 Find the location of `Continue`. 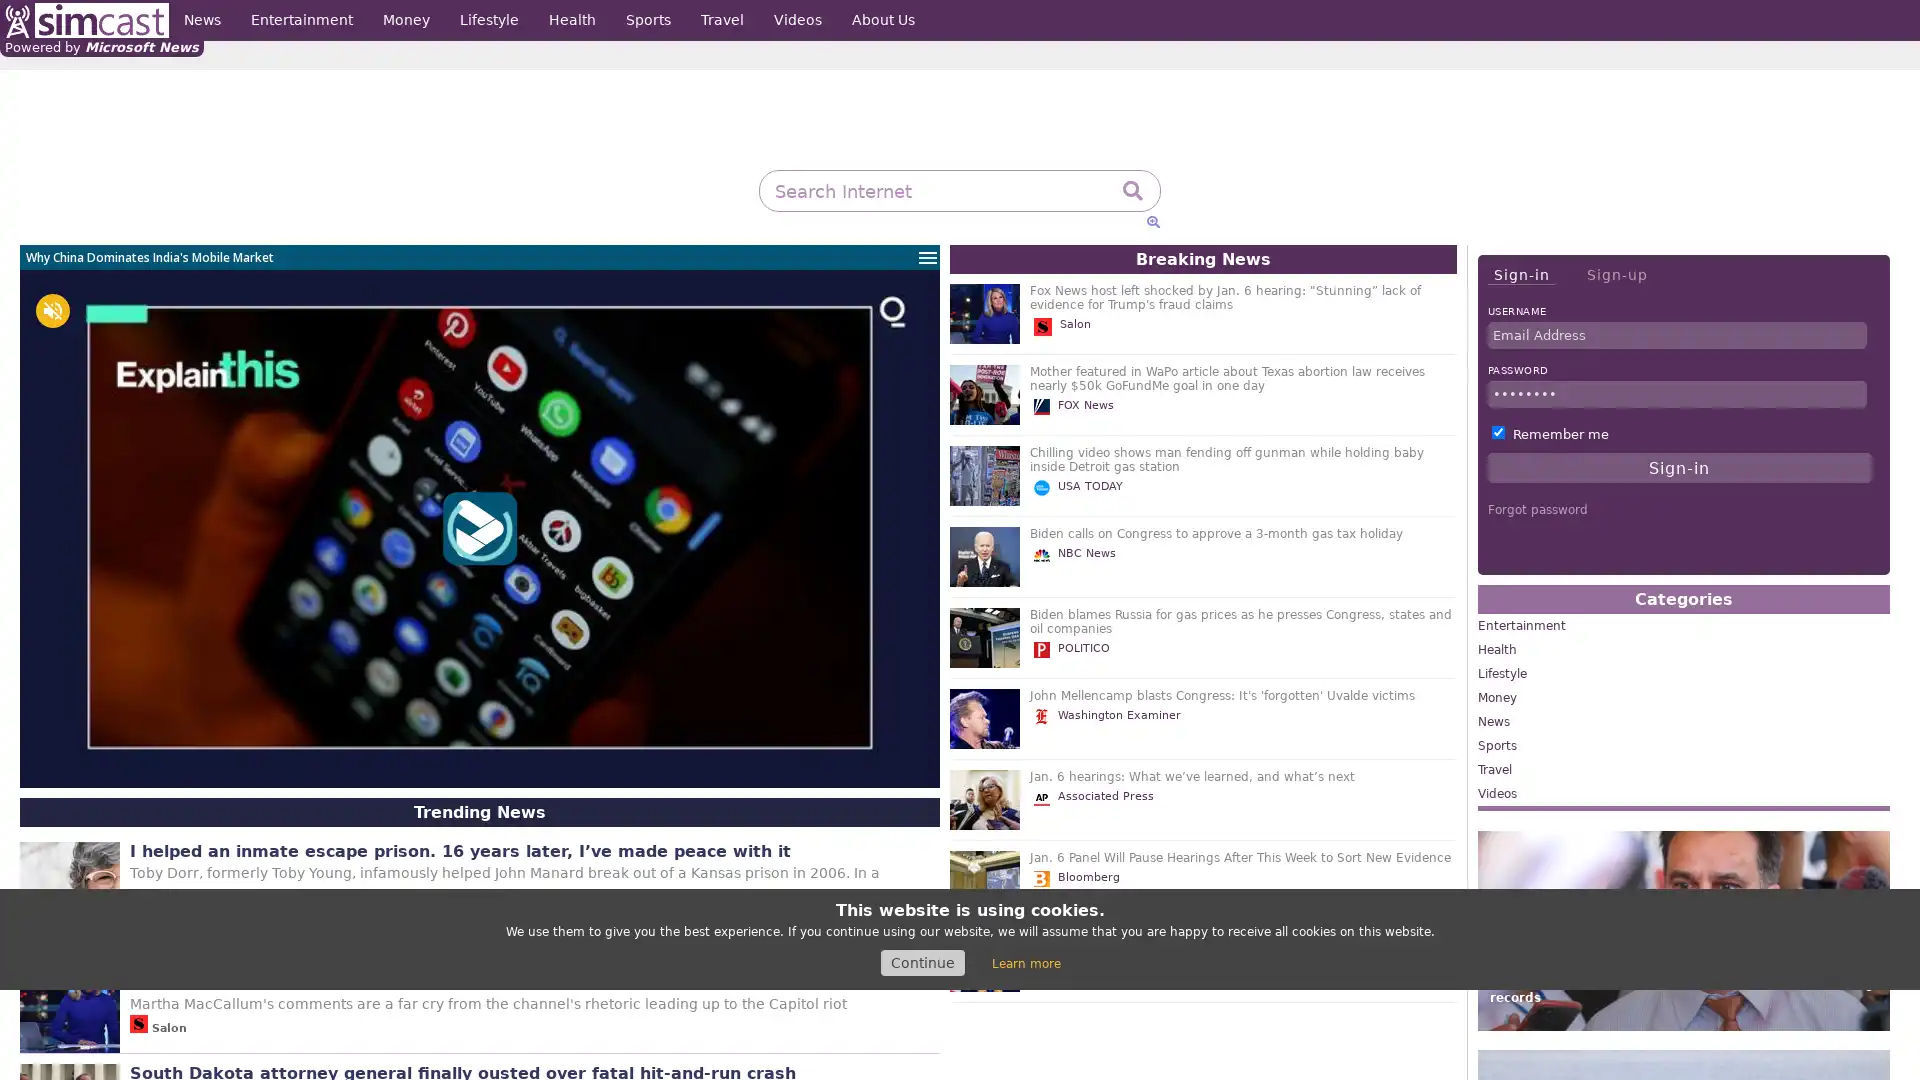

Continue is located at coordinates (921, 962).